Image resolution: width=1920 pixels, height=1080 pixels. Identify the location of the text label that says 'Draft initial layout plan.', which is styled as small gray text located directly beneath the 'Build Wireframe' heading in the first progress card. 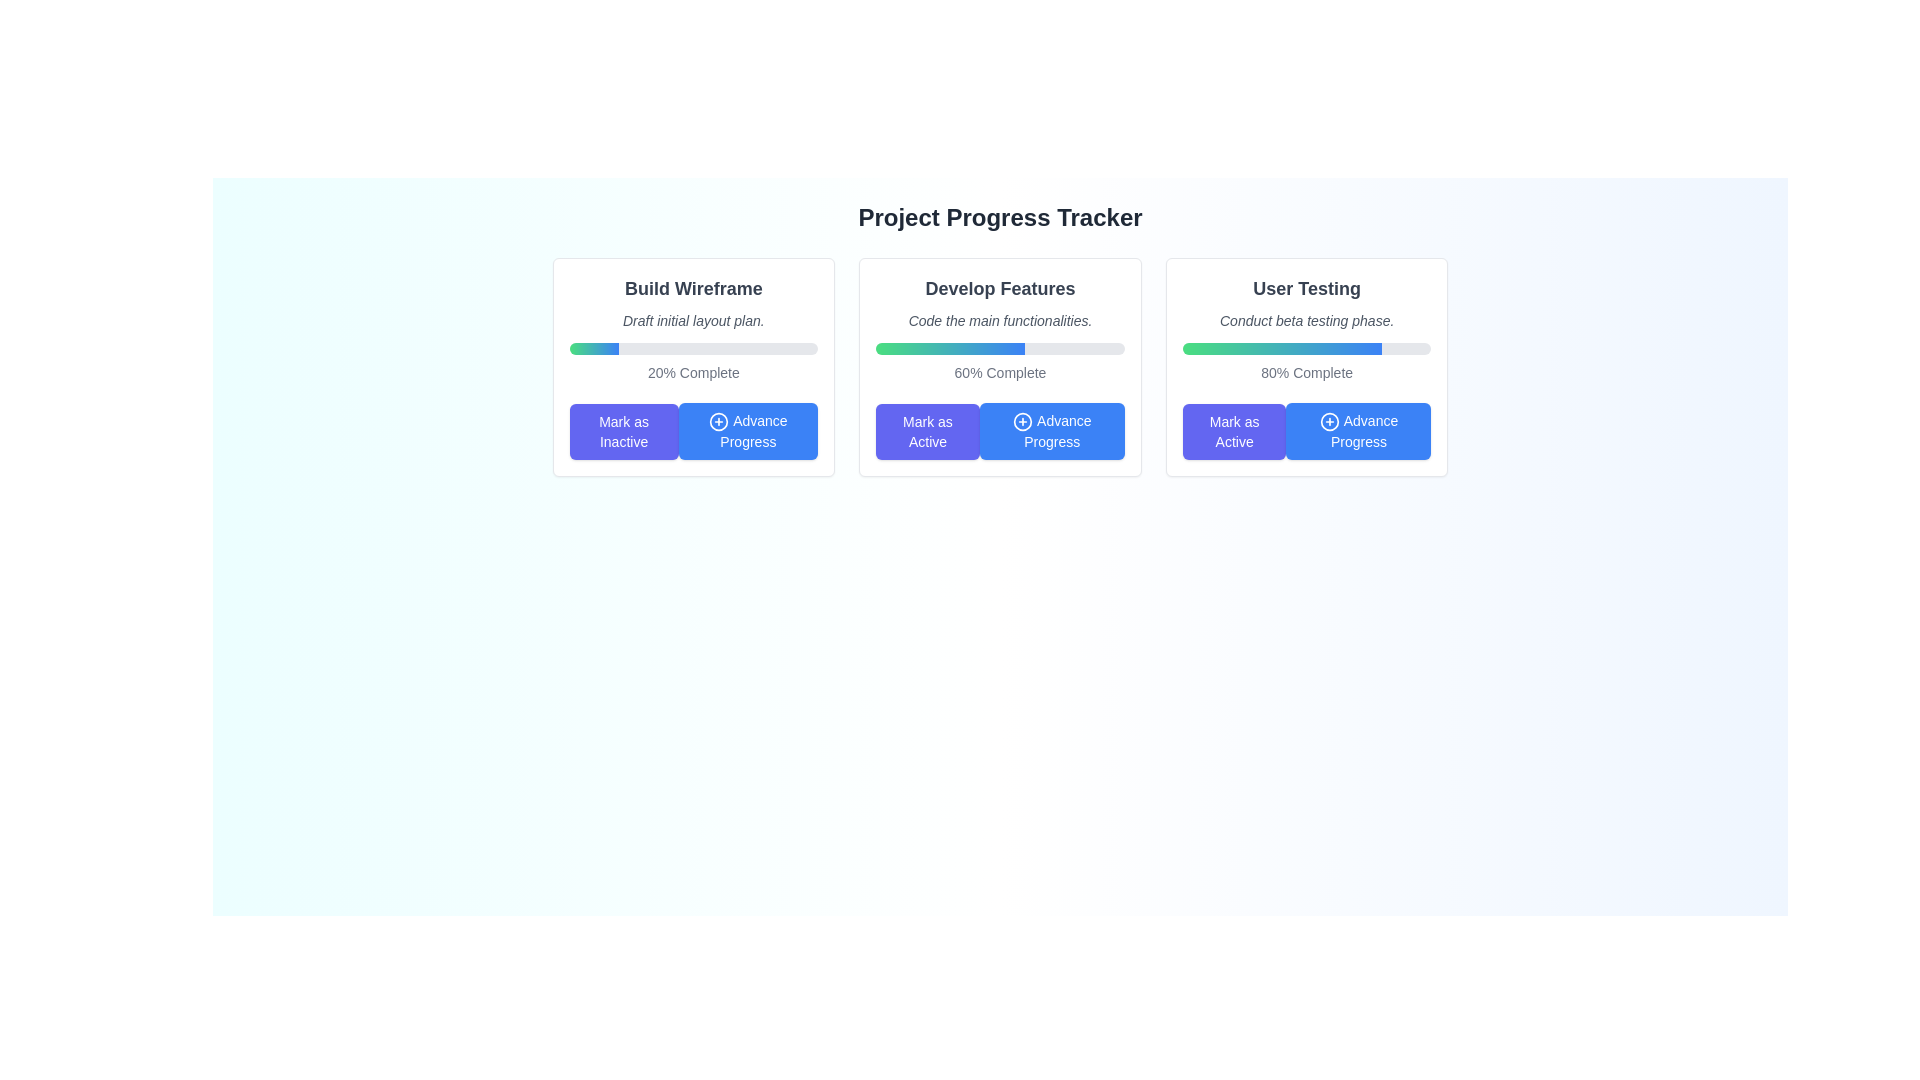
(693, 319).